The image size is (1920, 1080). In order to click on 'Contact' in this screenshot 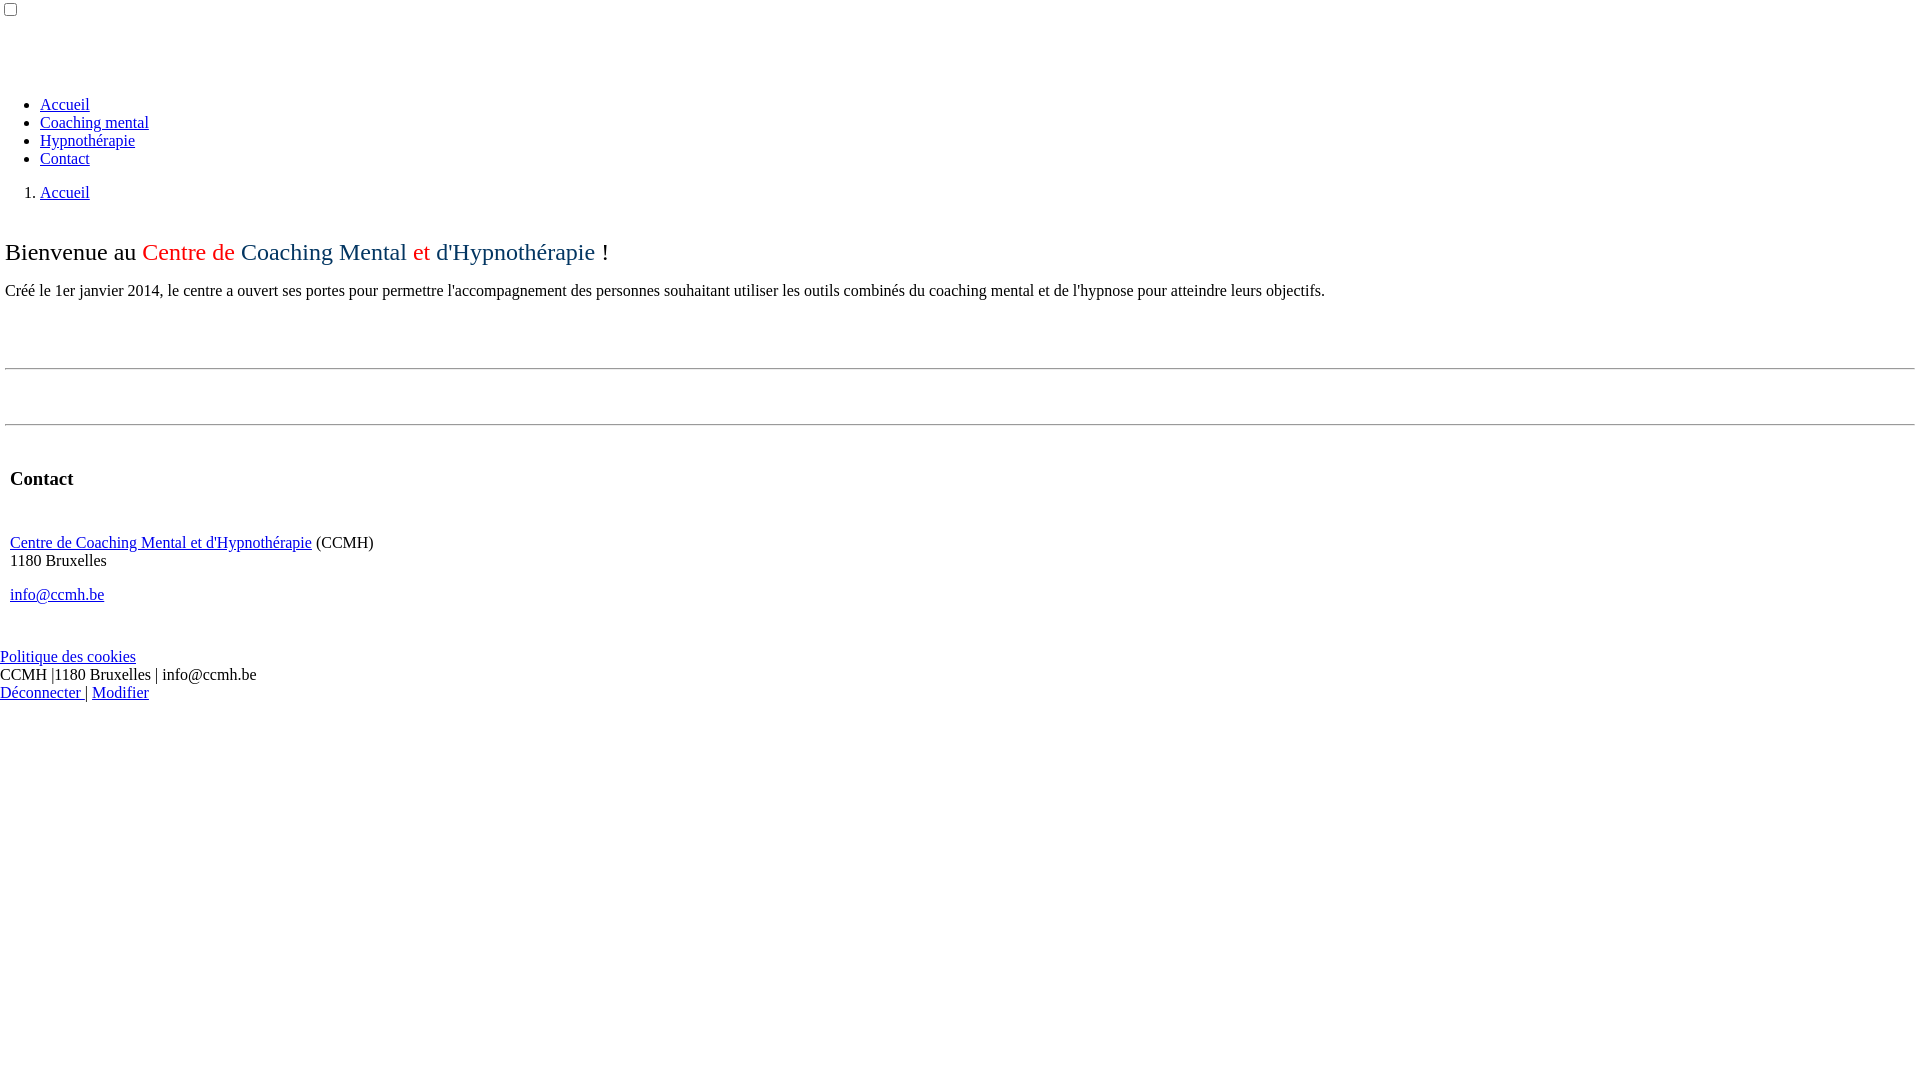, I will do `click(65, 157)`.